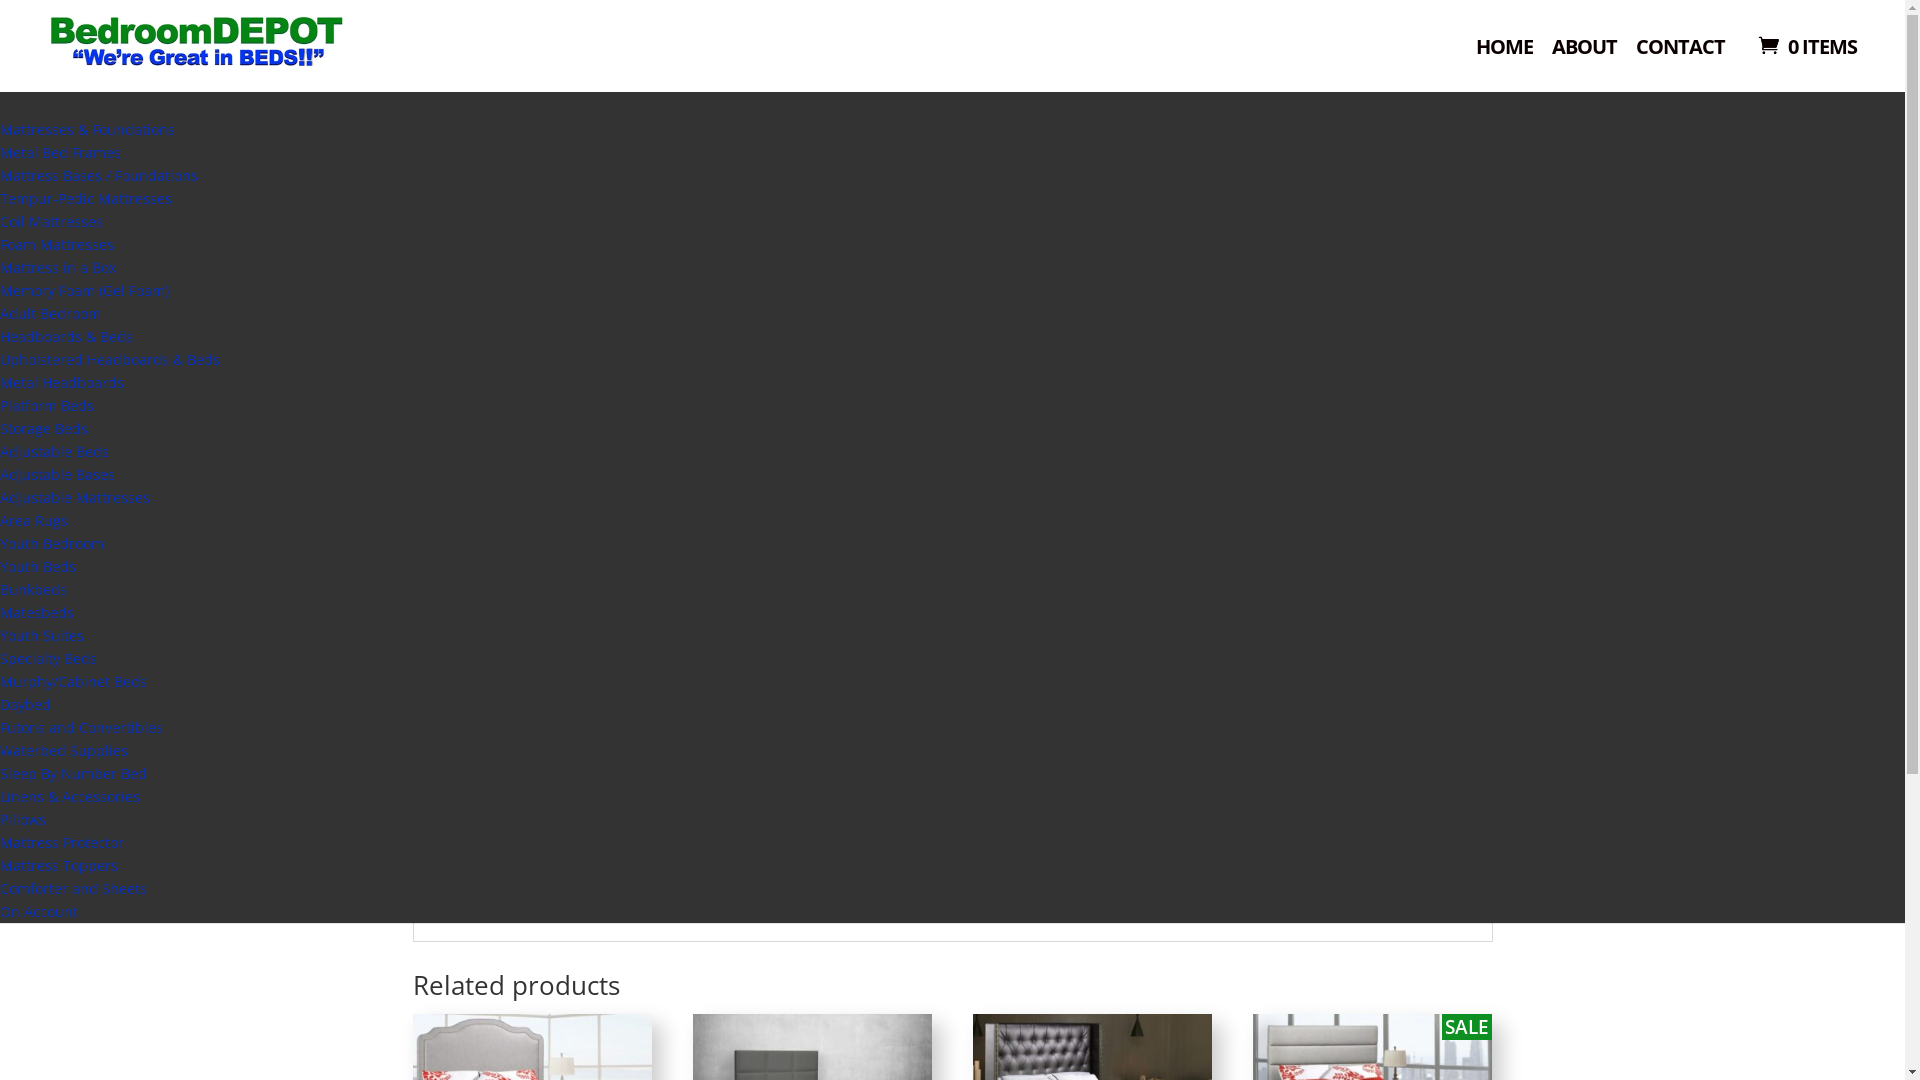 The image size is (1920, 1080). What do you see at coordinates (1680, 53) in the screenshot?
I see `'CONTACT'` at bounding box center [1680, 53].